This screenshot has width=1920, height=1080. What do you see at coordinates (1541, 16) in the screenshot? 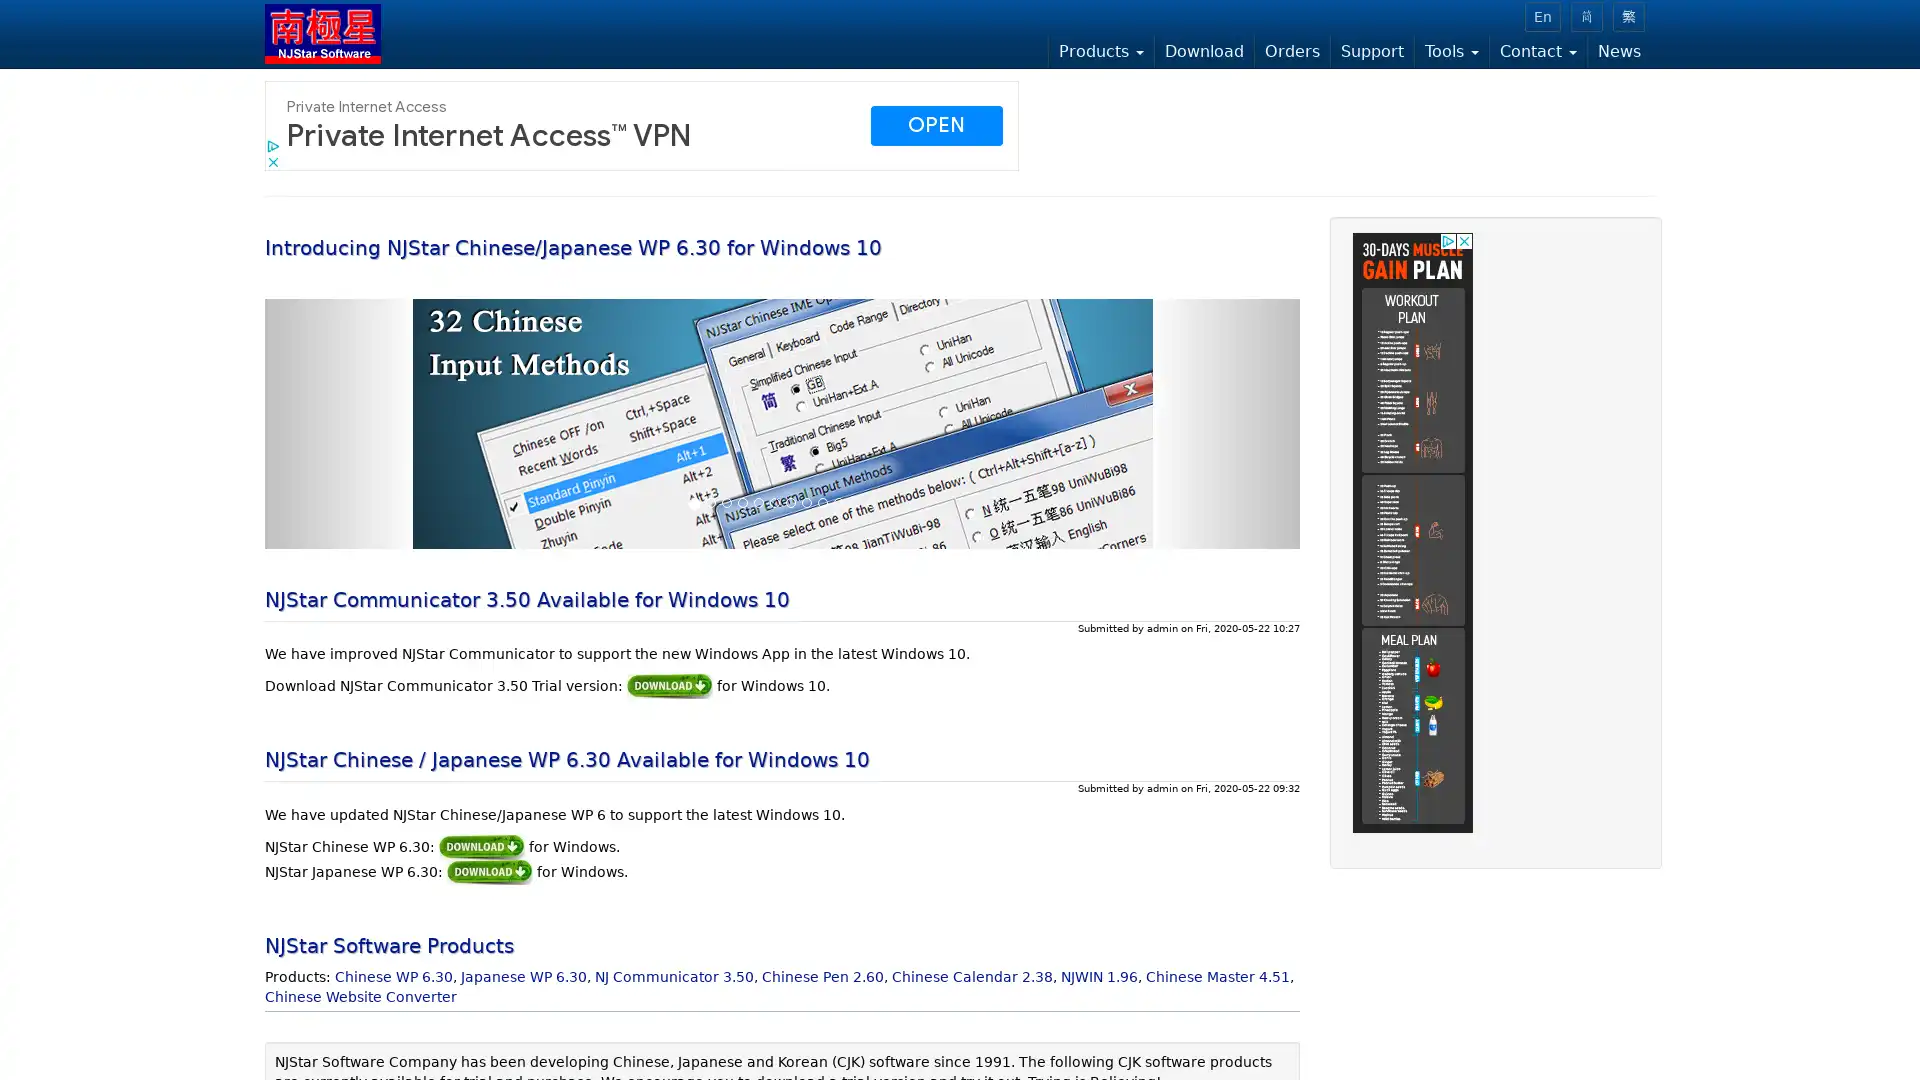
I see `En` at bounding box center [1541, 16].